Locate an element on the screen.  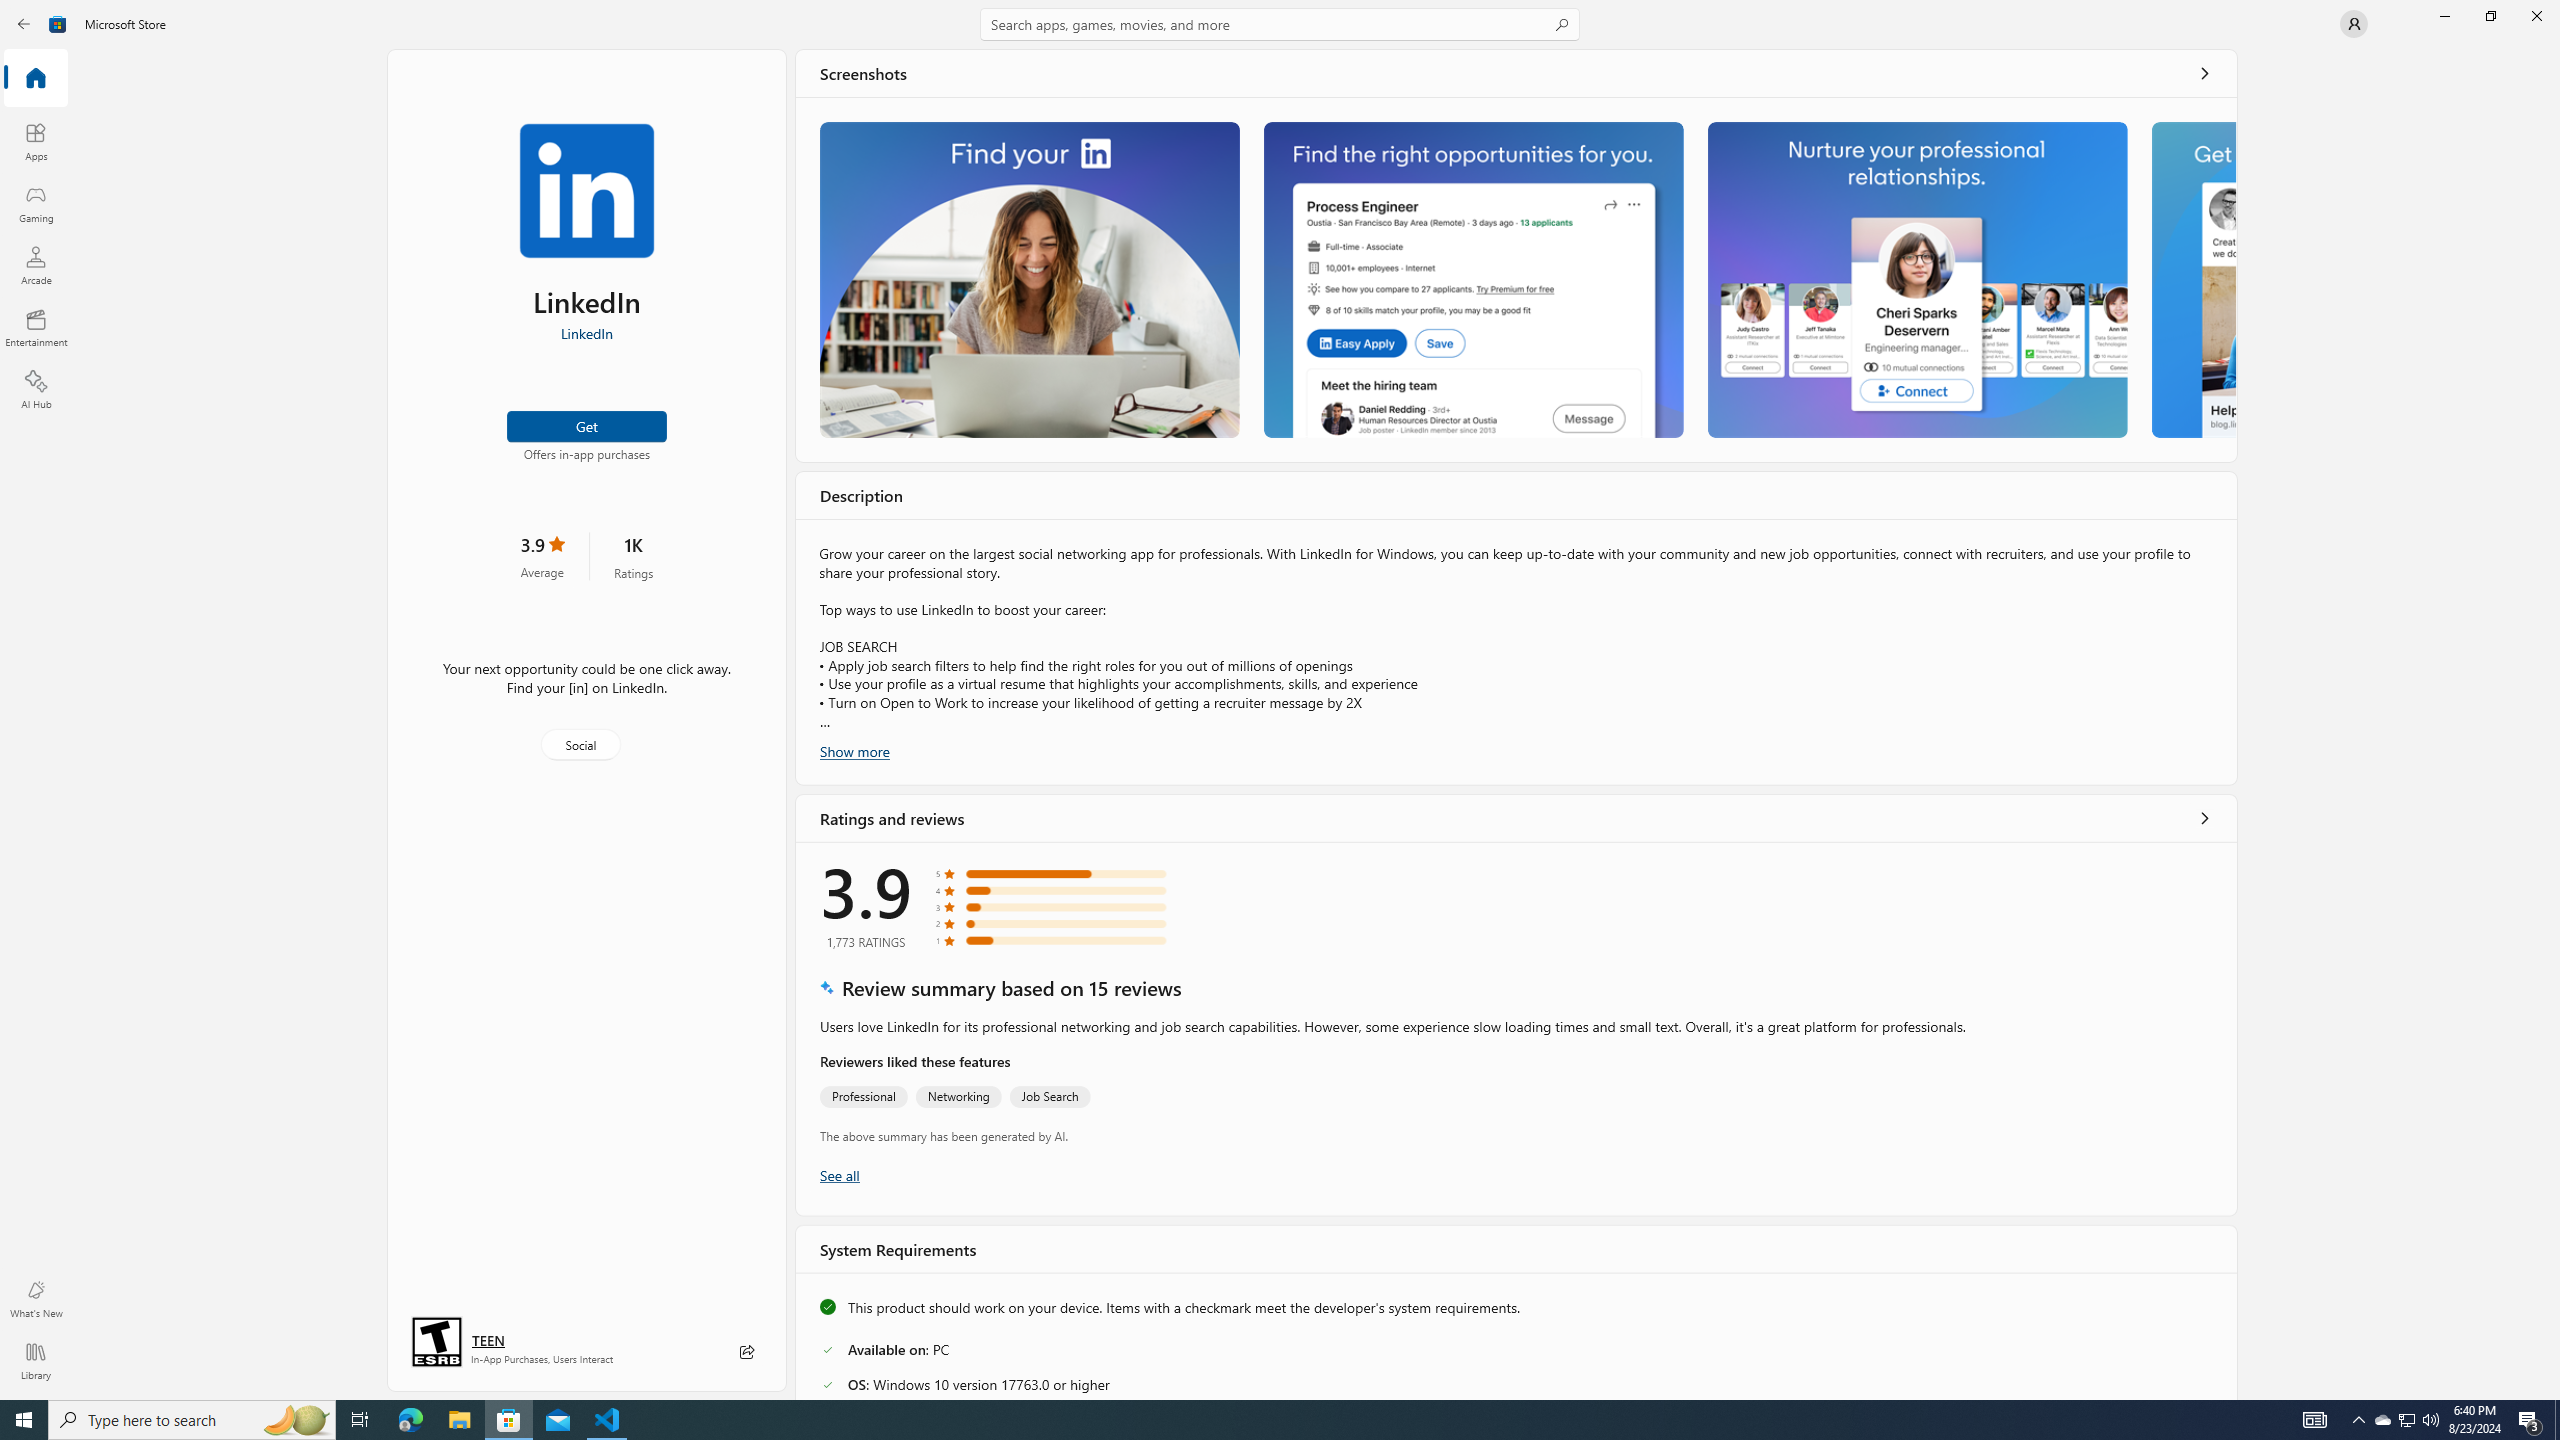
'Search' is located at coordinates (1280, 23).